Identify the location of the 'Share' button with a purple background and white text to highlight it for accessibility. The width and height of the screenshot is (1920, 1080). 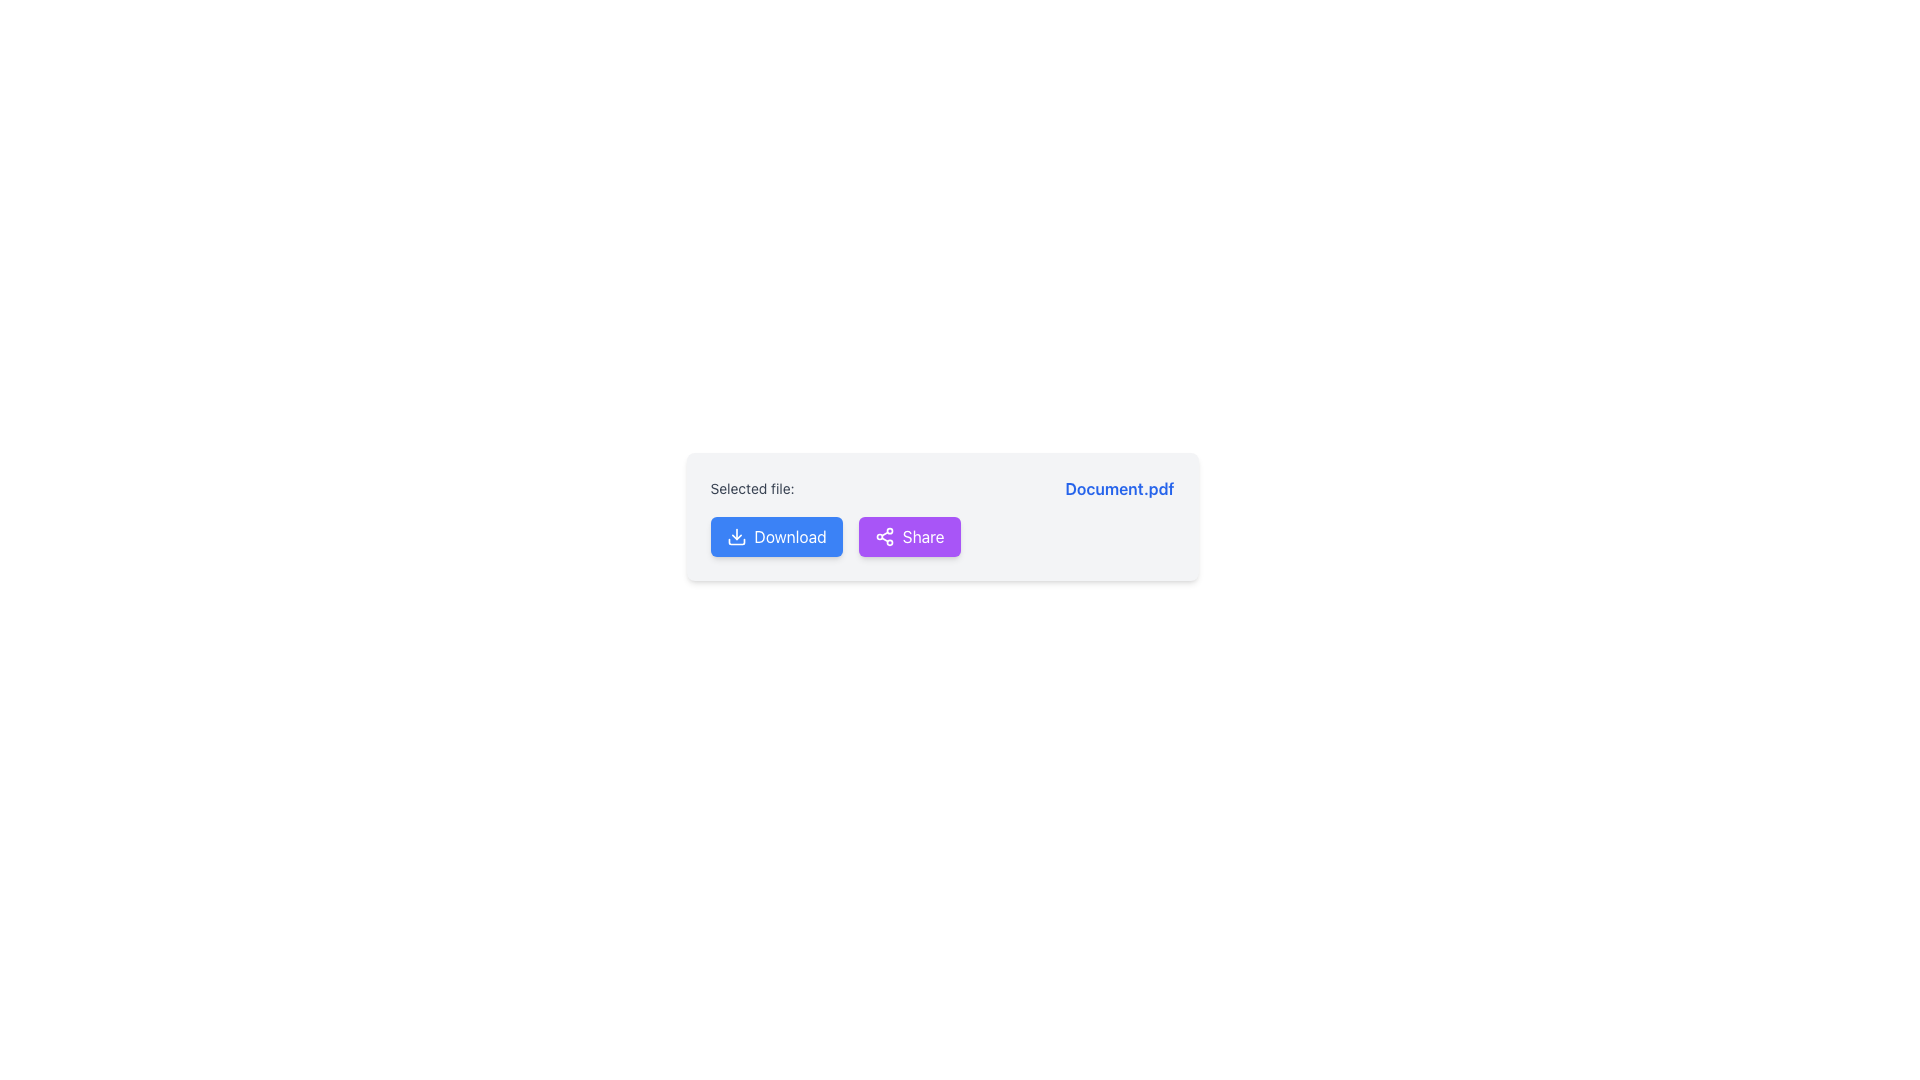
(908, 535).